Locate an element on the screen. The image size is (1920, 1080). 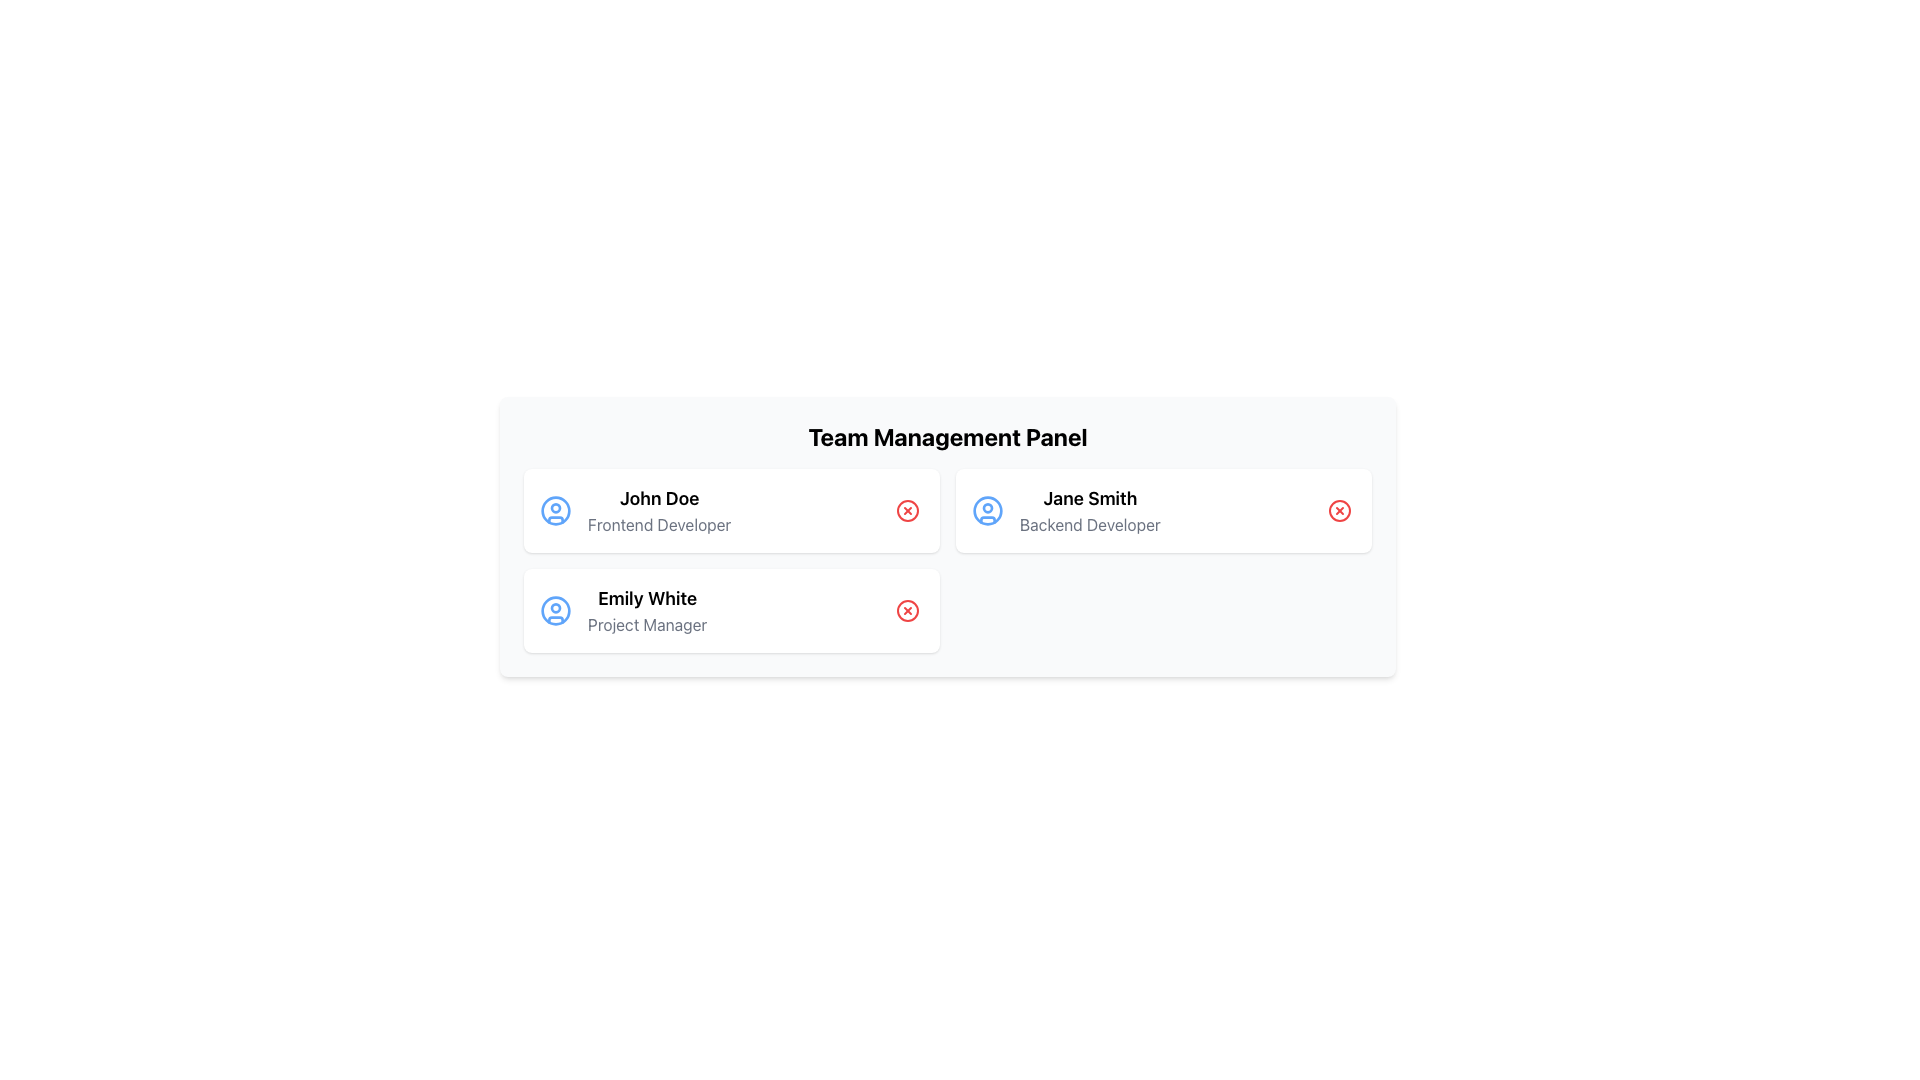
the third card component displaying a team member's name and role in the grid layout, positioned below 'John Doe' and to the left of 'Jane Smith' is located at coordinates (730, 609).